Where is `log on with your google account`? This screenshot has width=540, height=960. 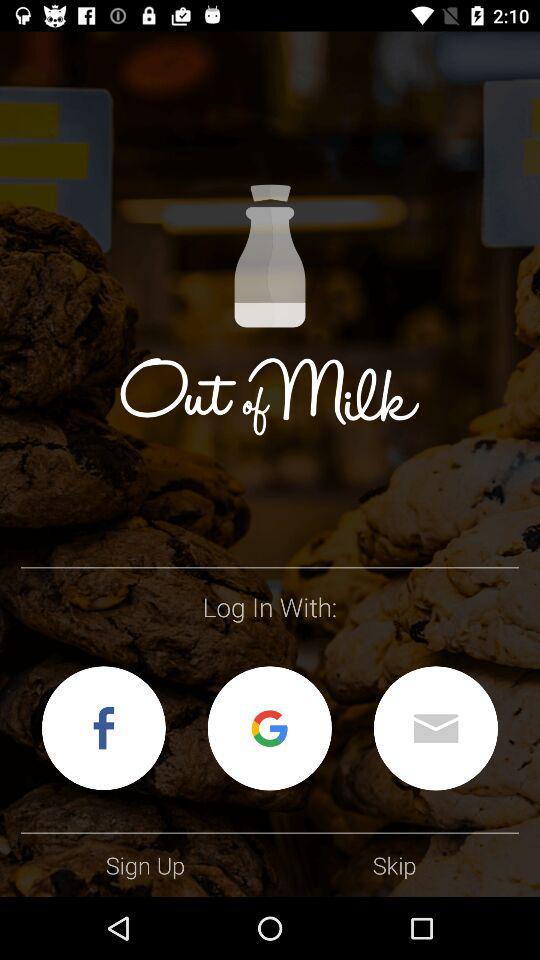
log on with your google account is located at coordinates (269, 727).